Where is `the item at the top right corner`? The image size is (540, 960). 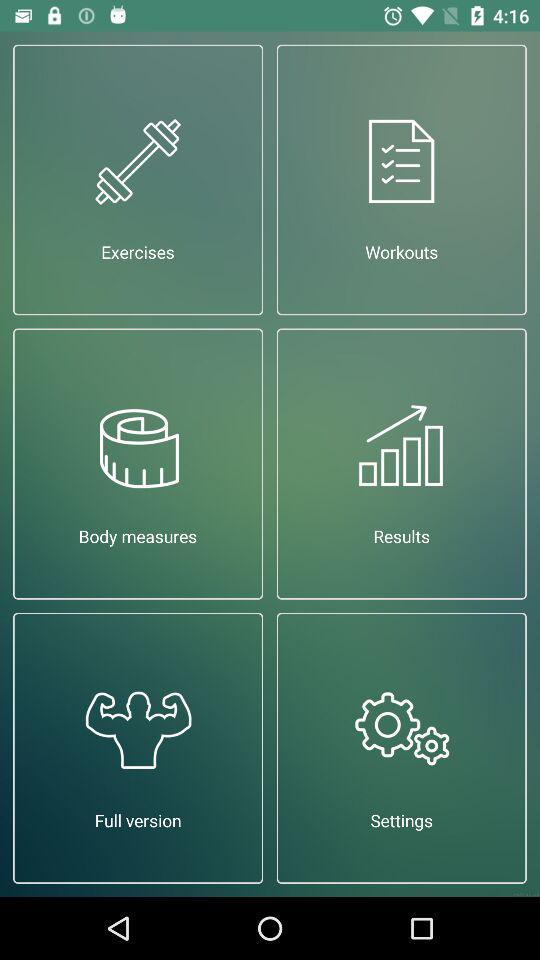
the item at the top right corner is located at coordinates (401, 178).